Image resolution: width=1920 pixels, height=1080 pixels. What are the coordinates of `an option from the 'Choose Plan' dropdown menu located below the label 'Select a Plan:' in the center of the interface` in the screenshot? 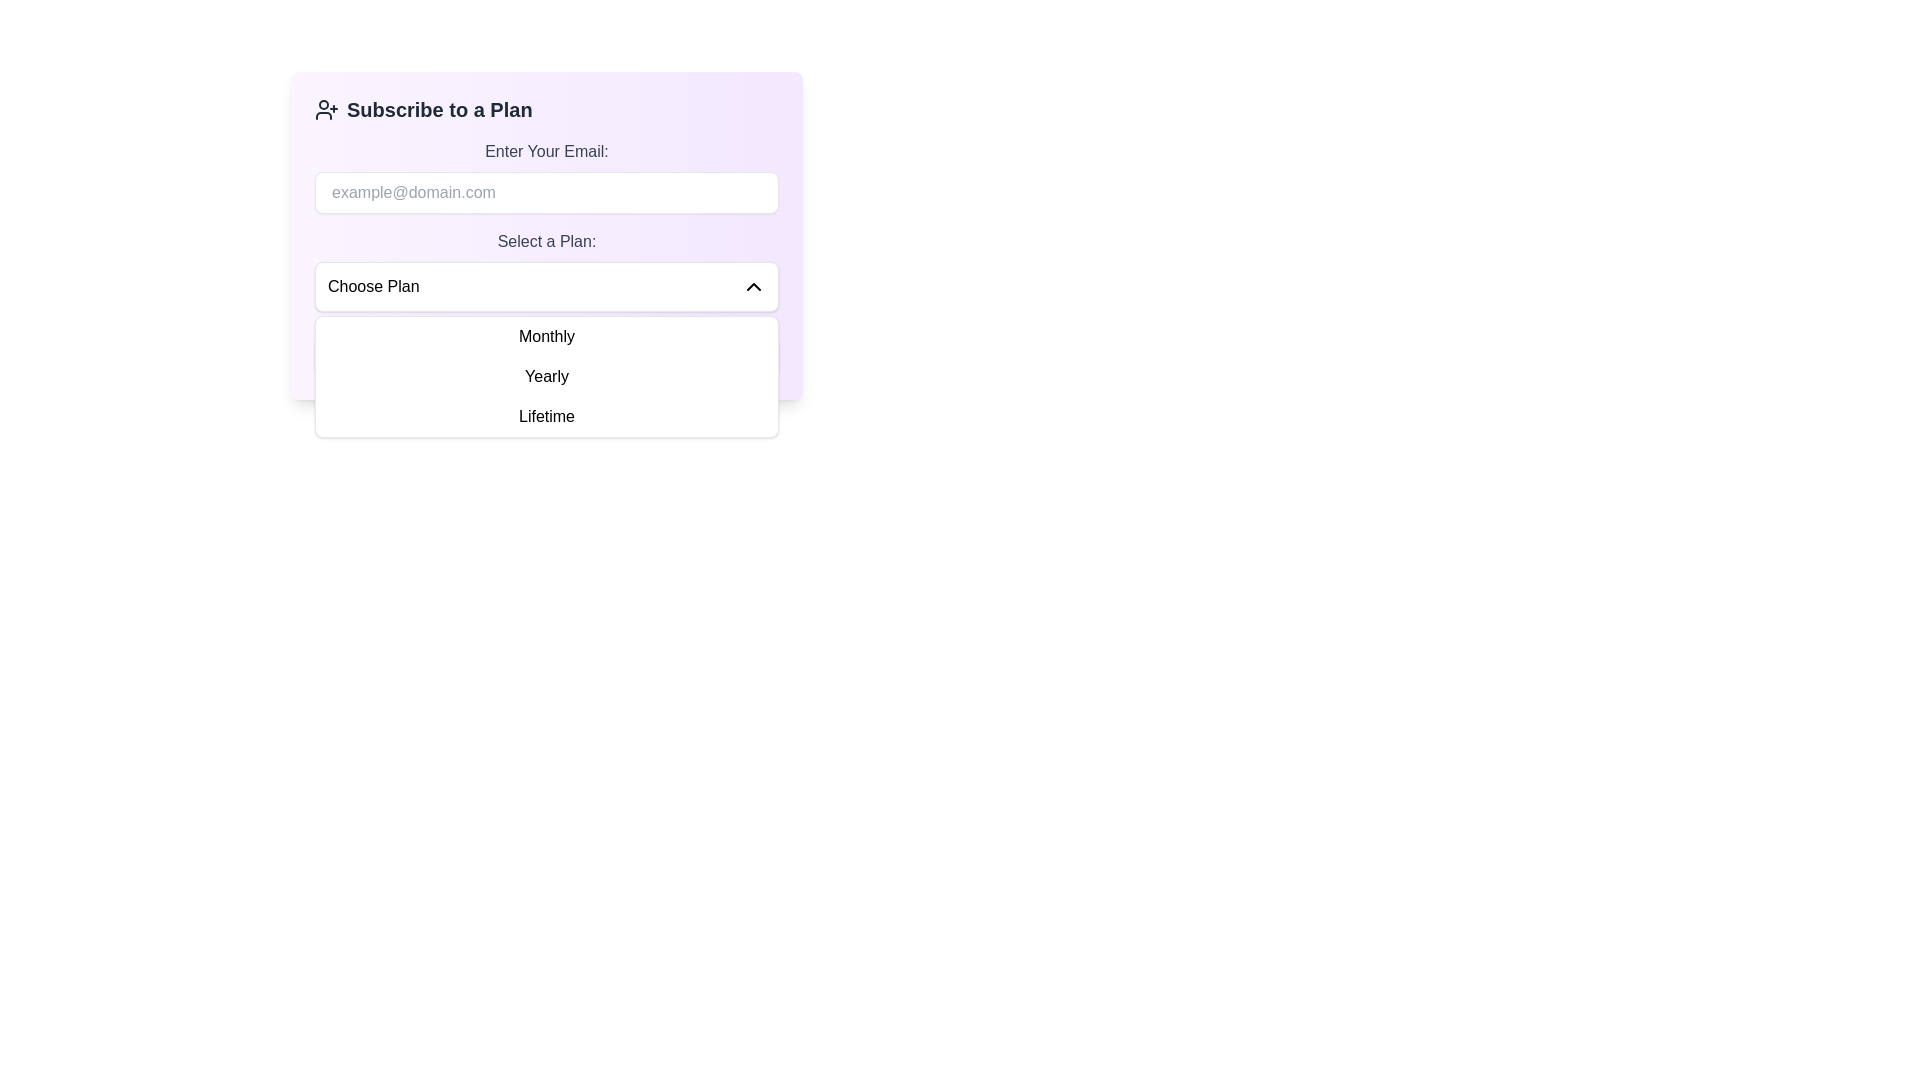 It's located at (547, 286).